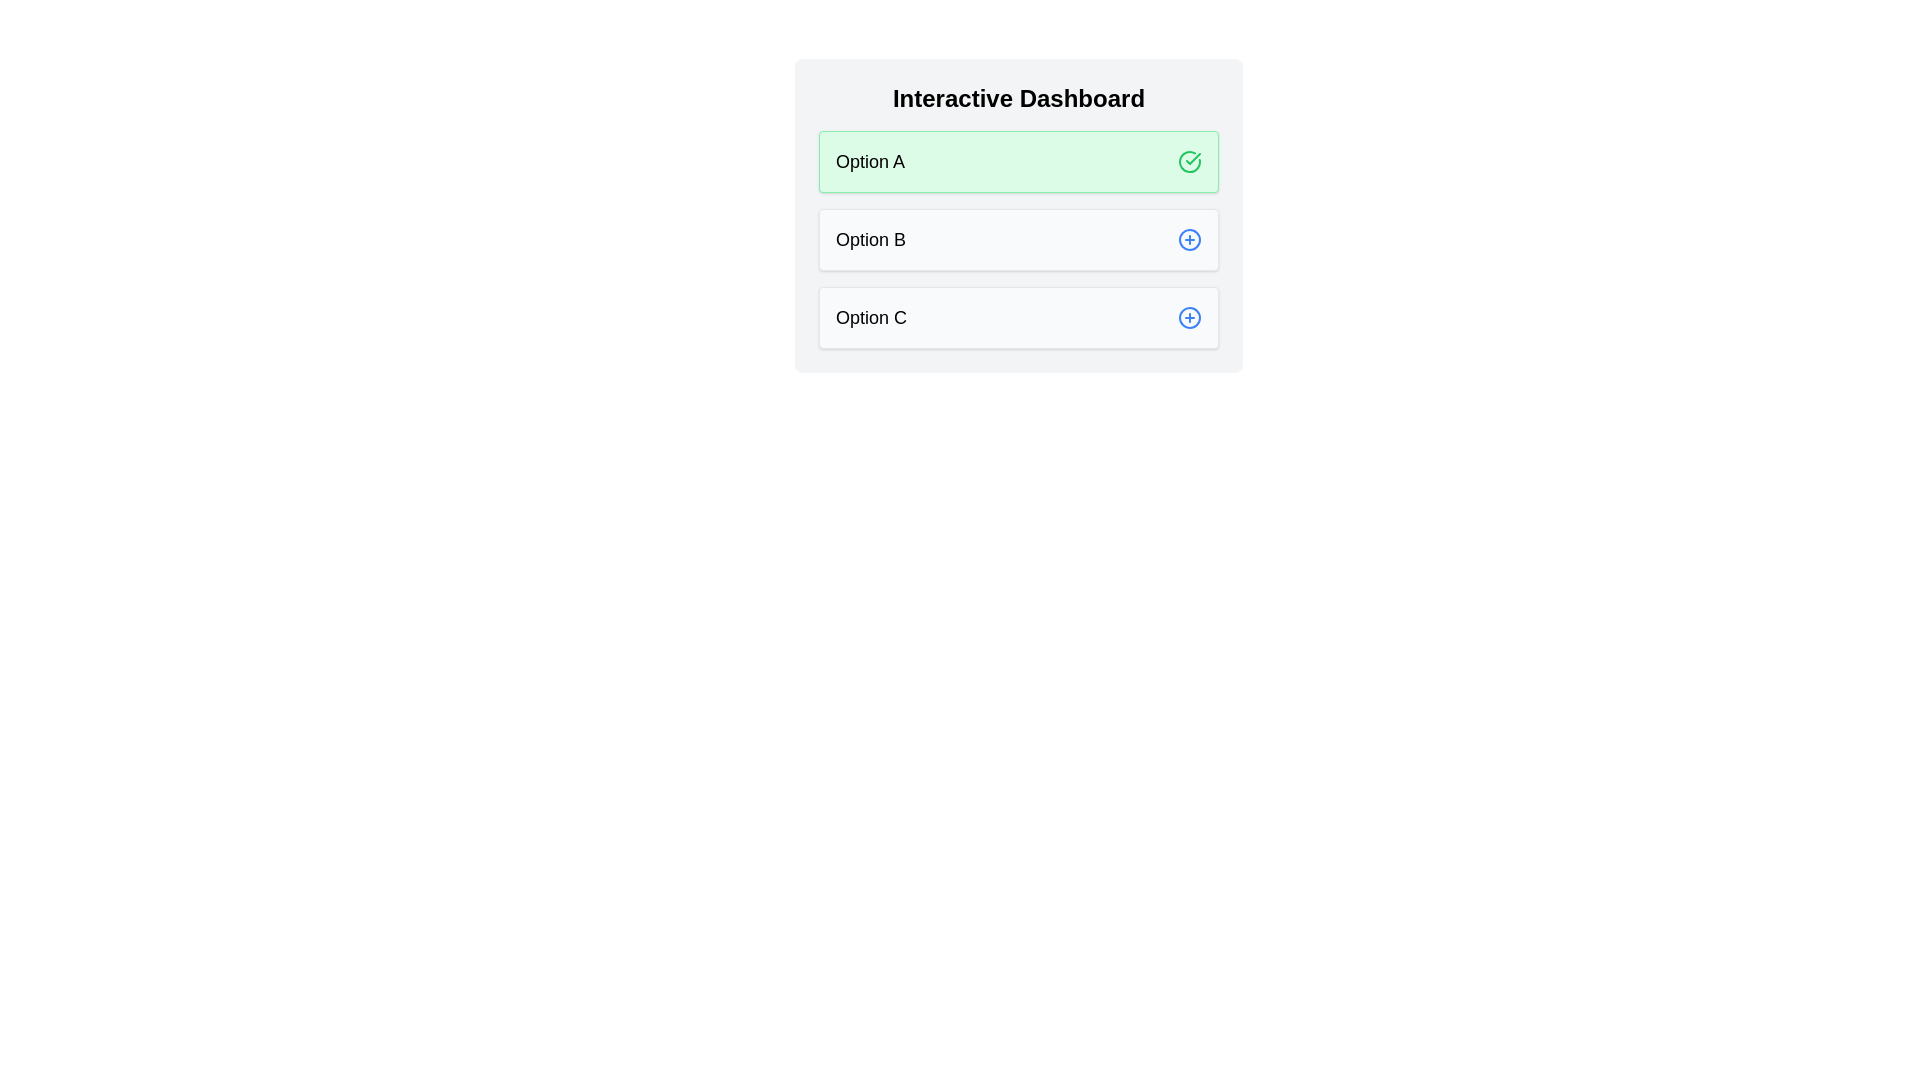 The image size is (1920, 1080). Describe the element at coordinates (1190, 316) in the screenshot. I see `the icon of chip Option C` at that location.